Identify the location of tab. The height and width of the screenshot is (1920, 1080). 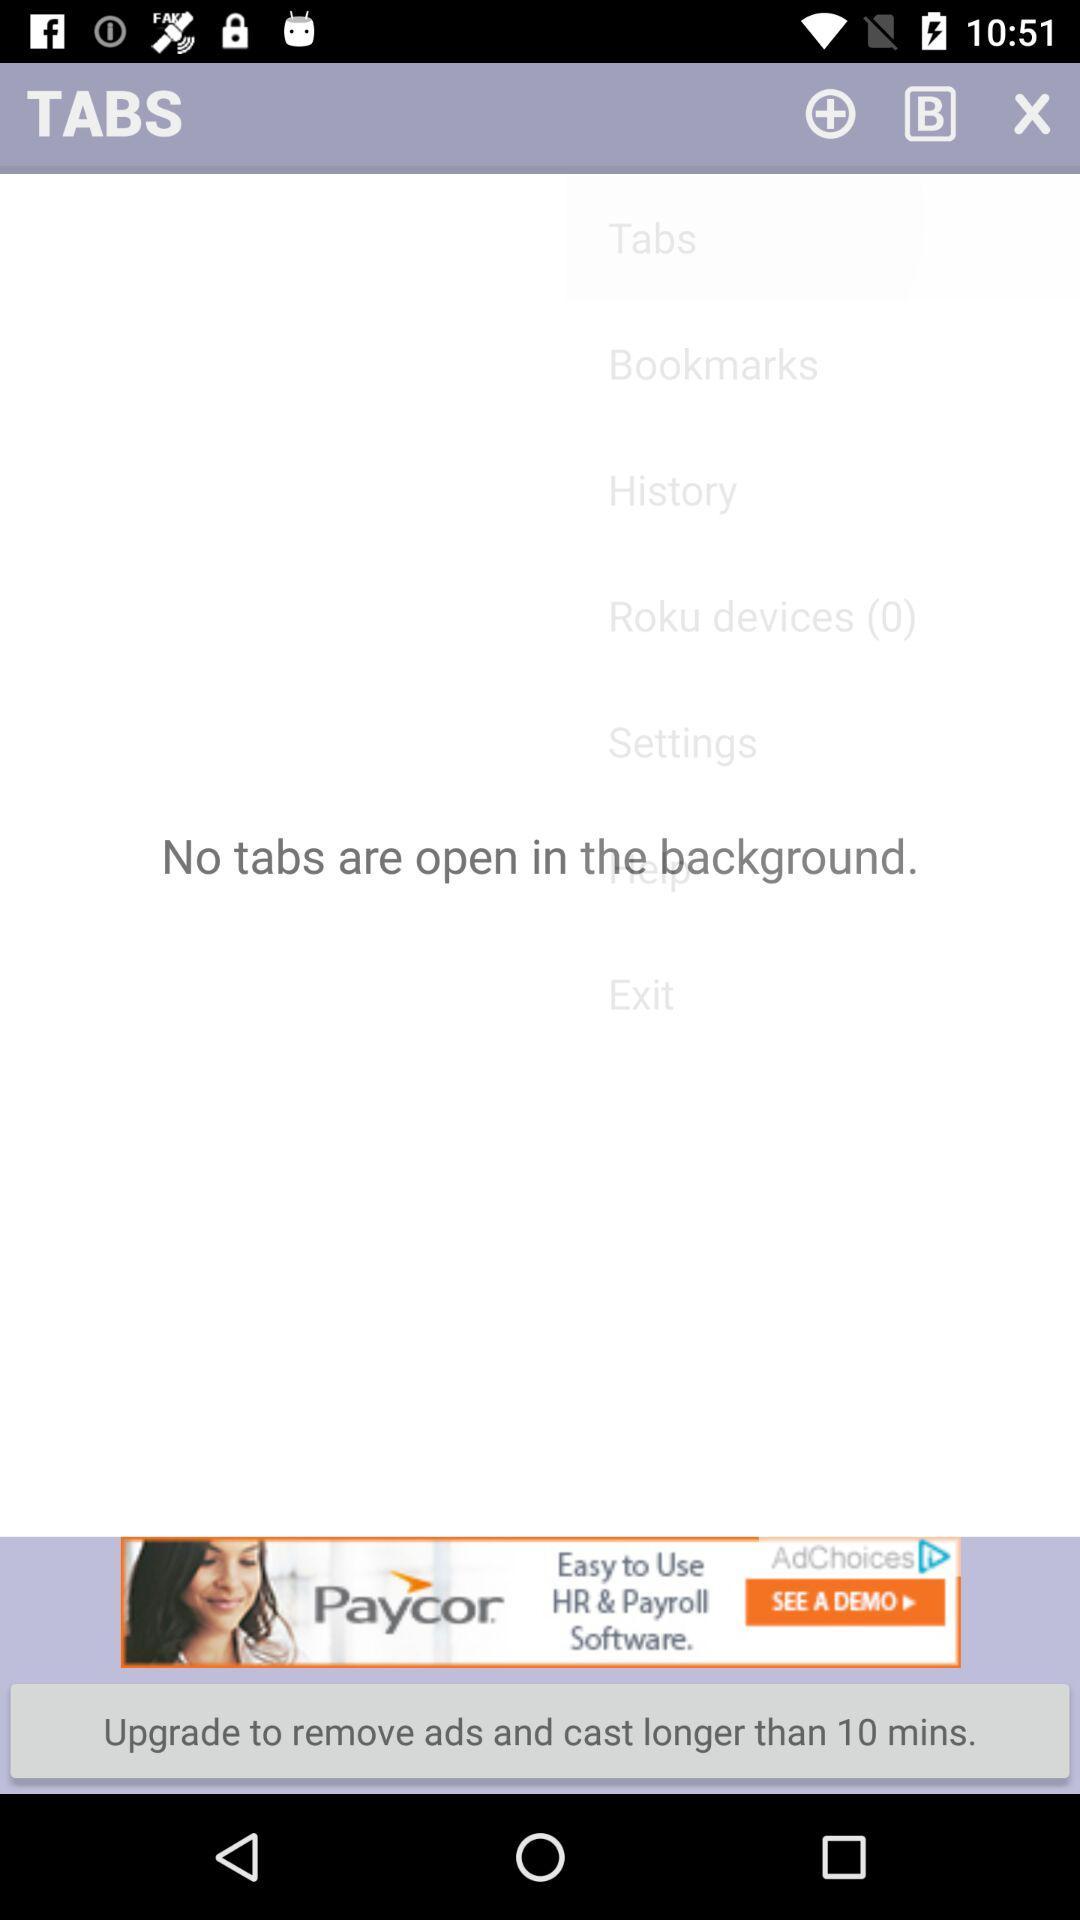
(1030, 111).